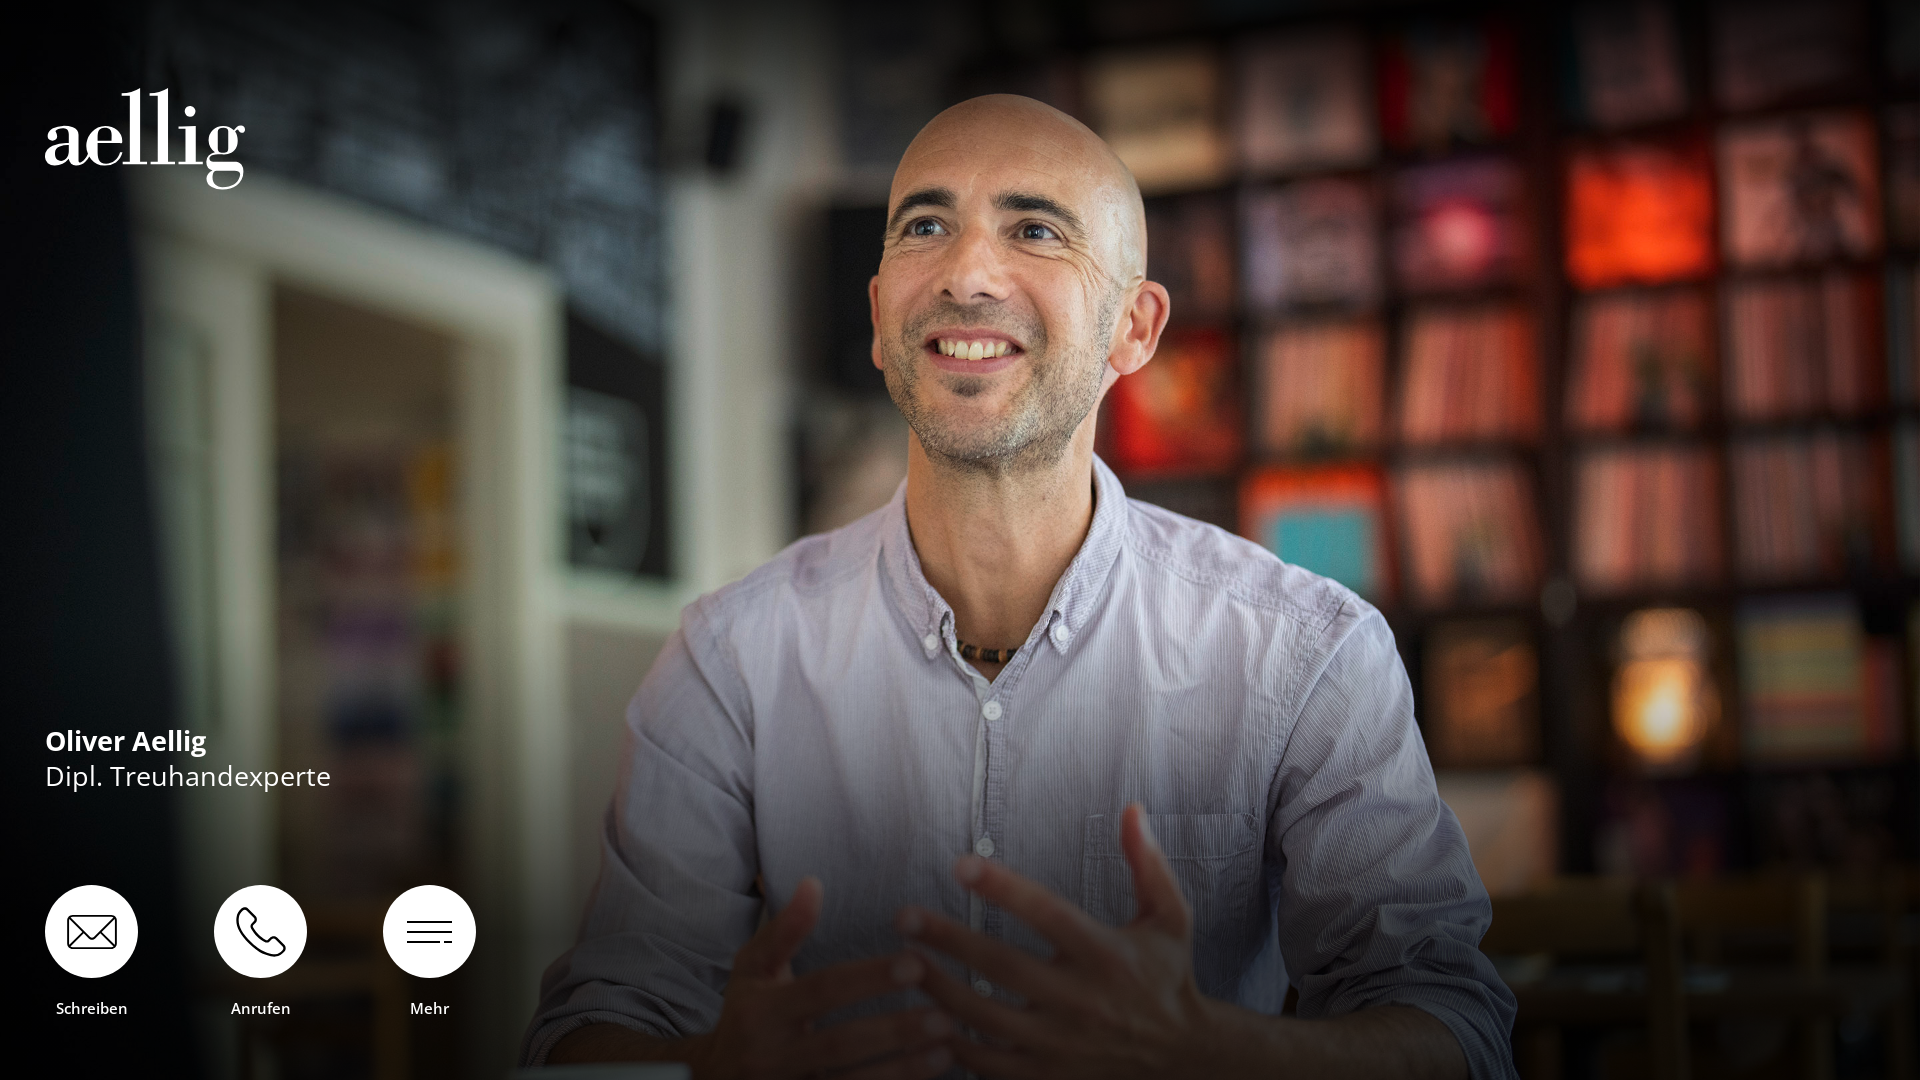  What do you see at coordinates (259, 949) in the screenshot?
I see `'Anrufen'` at bounding box center [259, 949].